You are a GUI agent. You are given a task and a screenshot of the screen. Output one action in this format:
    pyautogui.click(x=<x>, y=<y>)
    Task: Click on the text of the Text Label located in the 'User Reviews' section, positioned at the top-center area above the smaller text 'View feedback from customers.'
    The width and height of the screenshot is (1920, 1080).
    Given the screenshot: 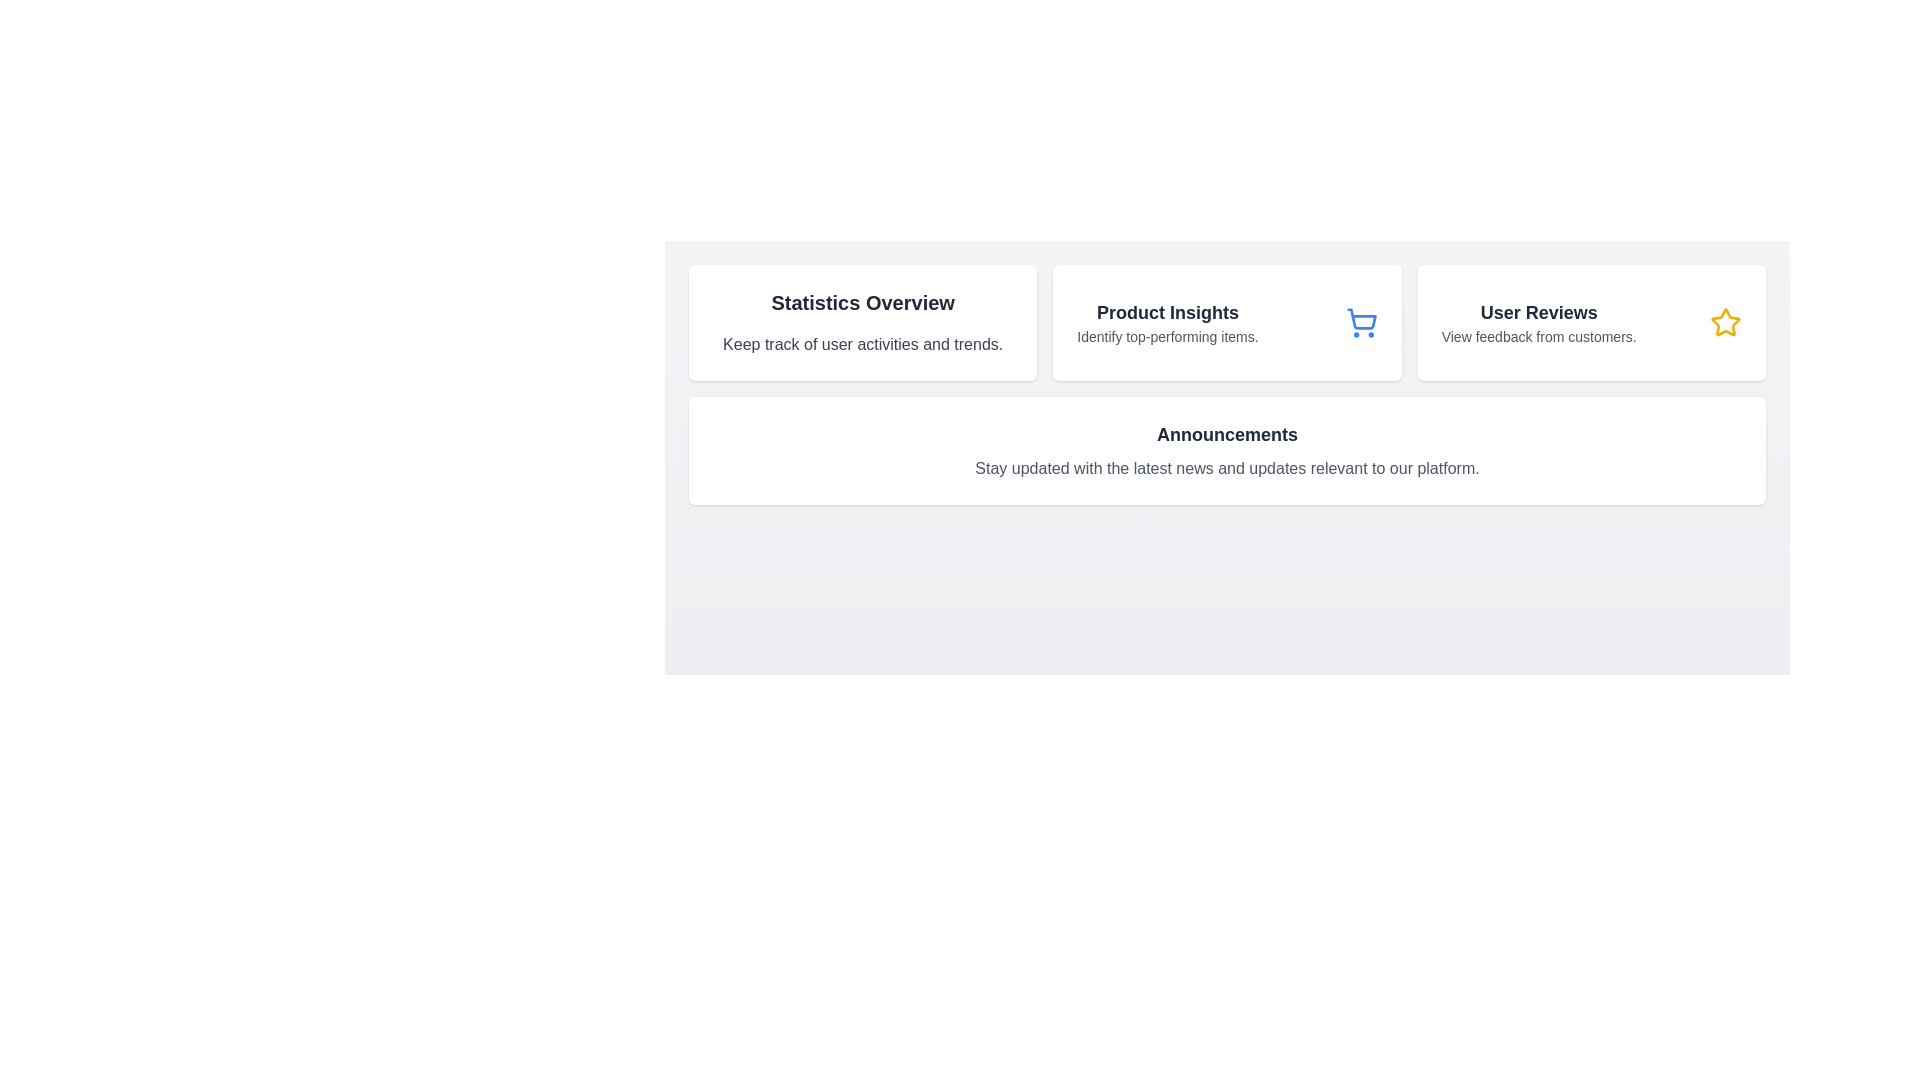 What is the action you would take?
    pyautogui.click(x=1538, y=312)
    